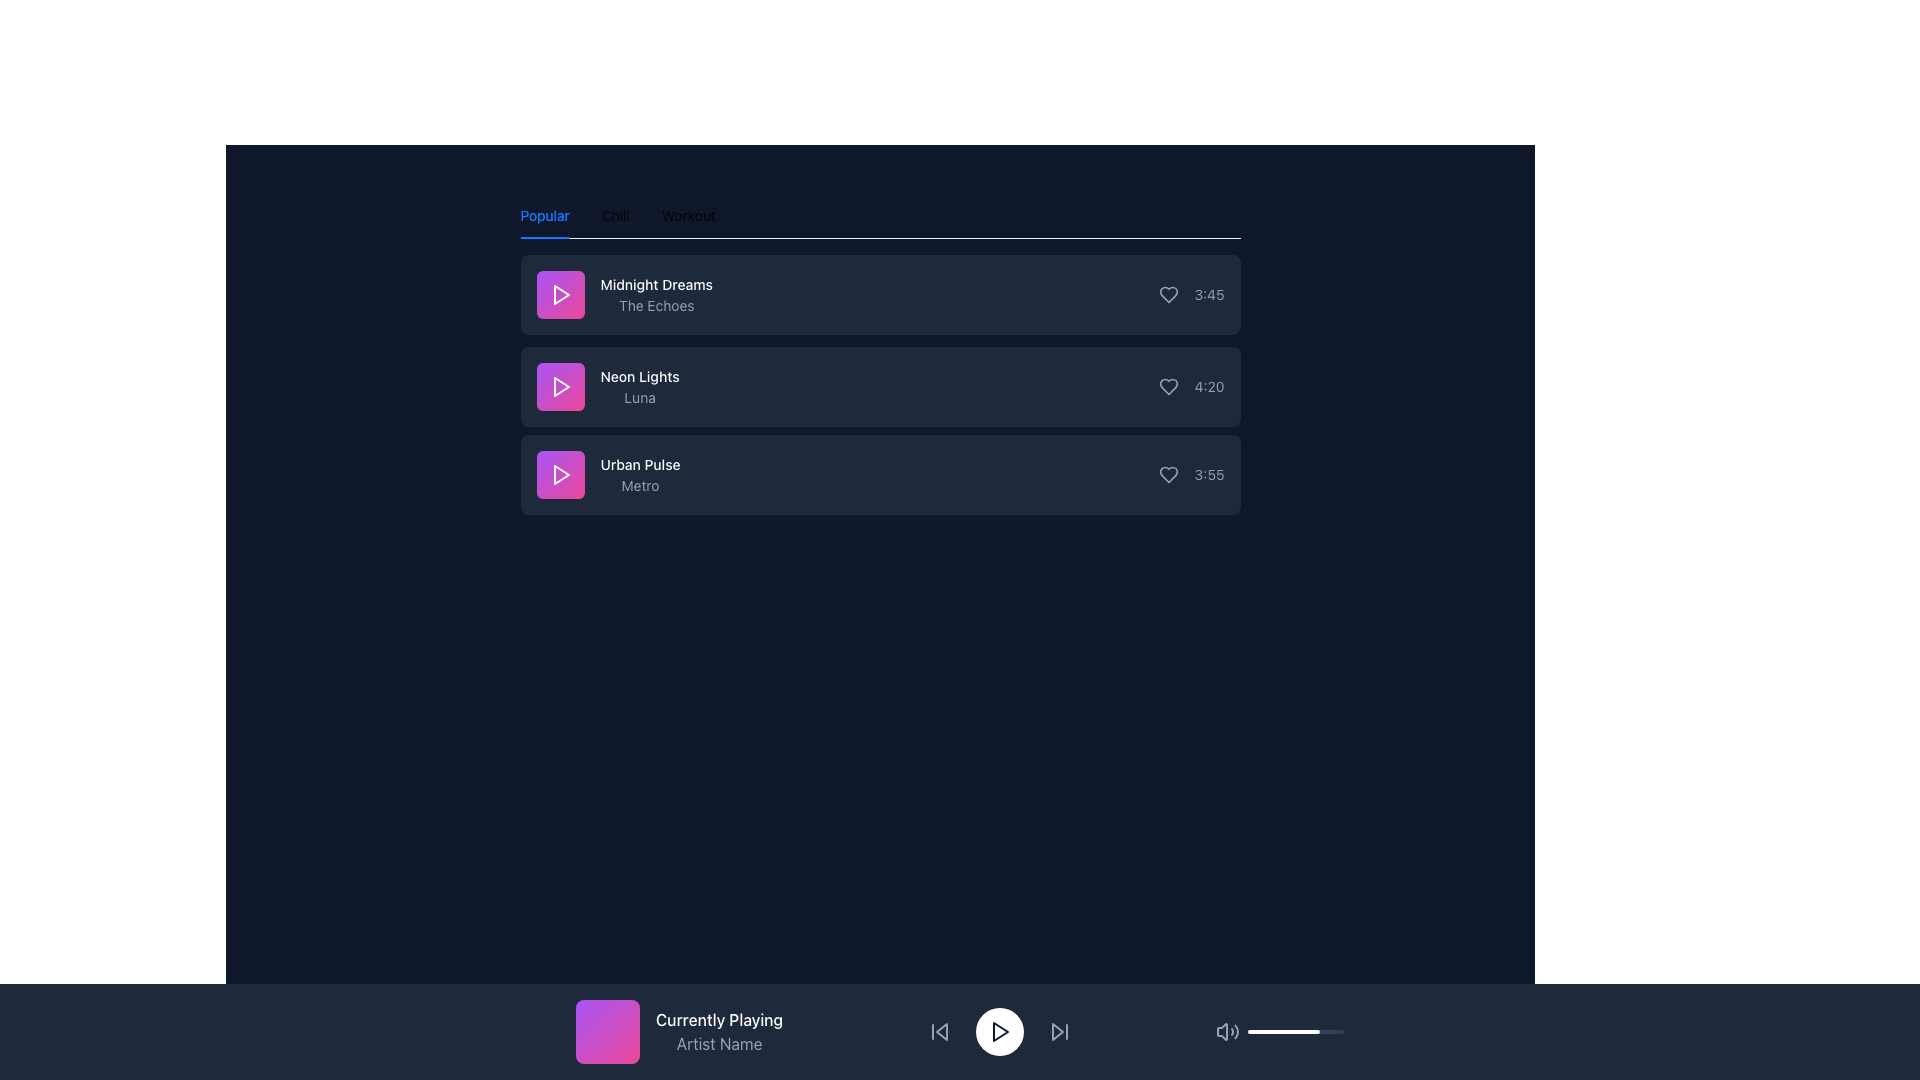  Describe the element at coordinates (560, 474) in the screenshot. I see `the triangular play icon button within the 'Urban Pulse' track item by 'Metro'` at that location.